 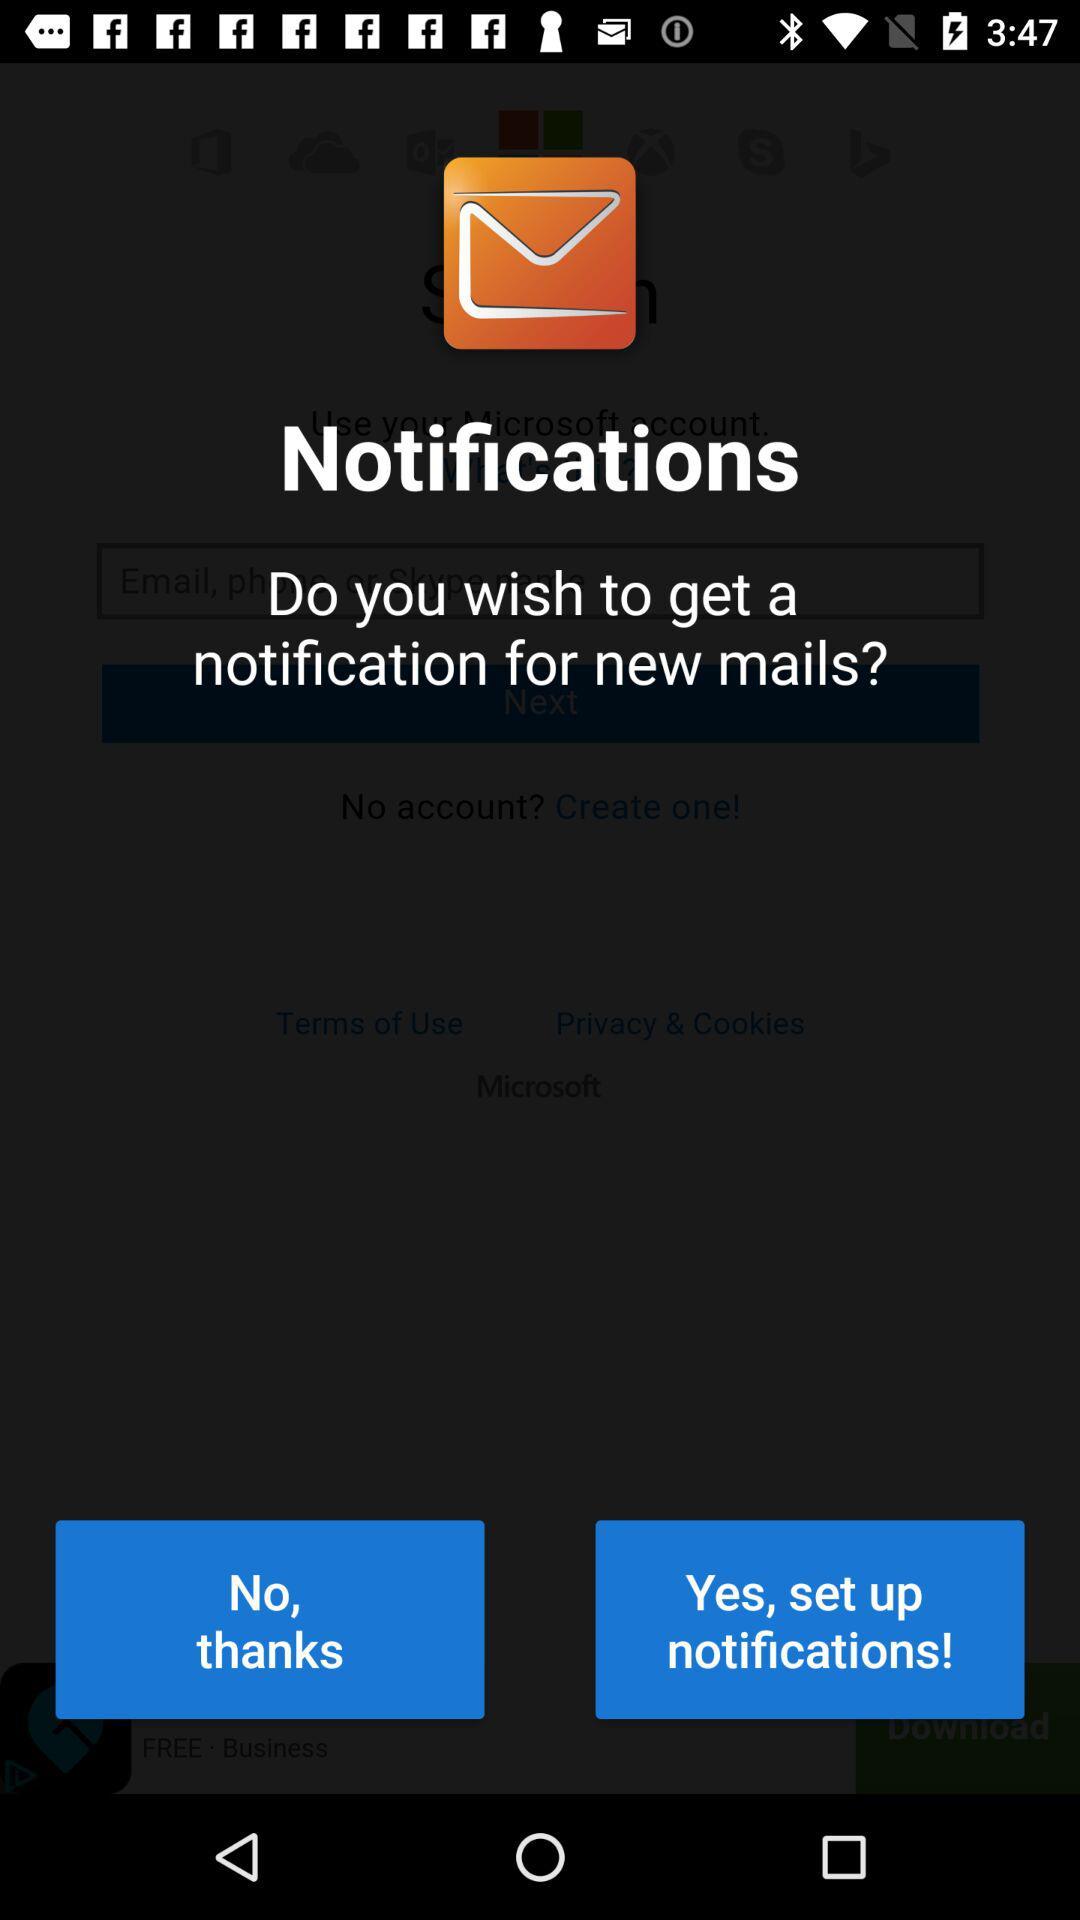 What do you see at coordinates (270, 1619) in the screenshot?
I see `no,` at bounding box center [270, 1619].